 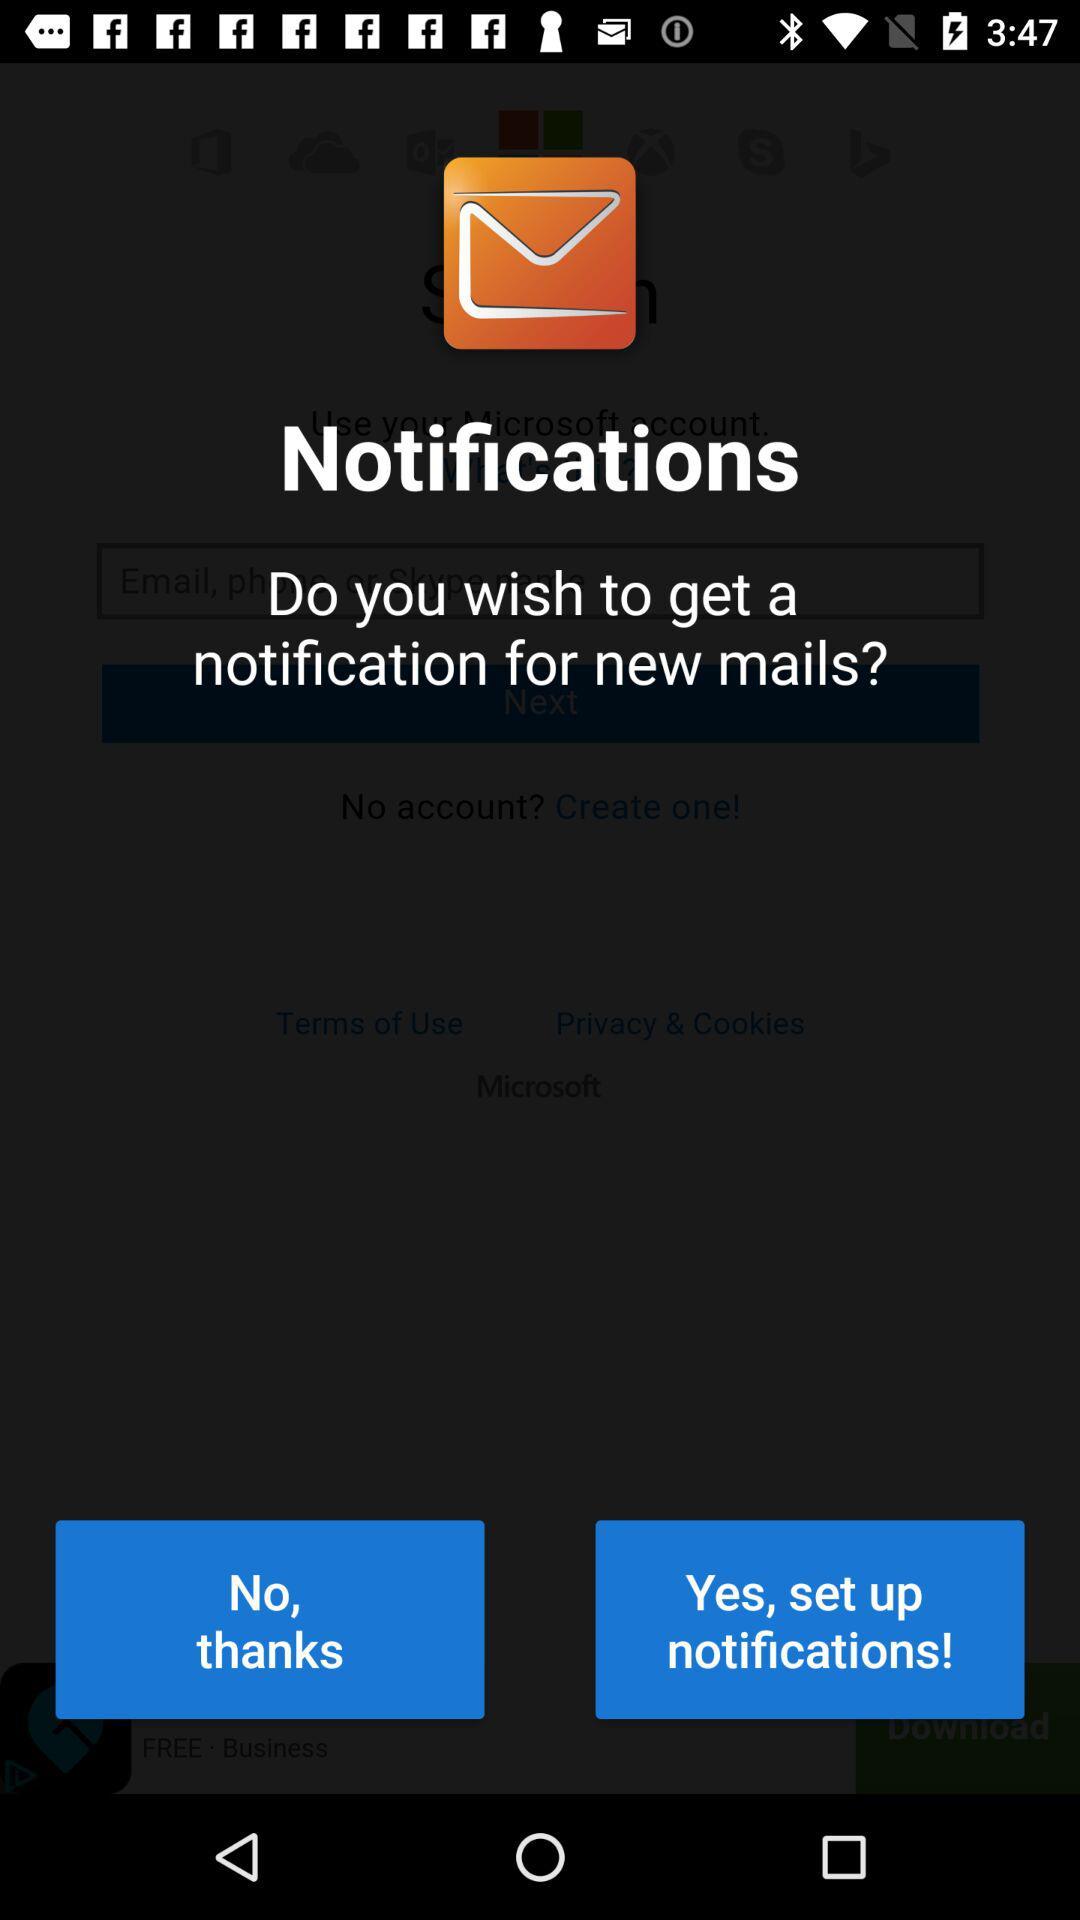 What do you see at coordinates (270, 1619) in the screenshot?
I see `no,` at bounding box center [270, 1619].